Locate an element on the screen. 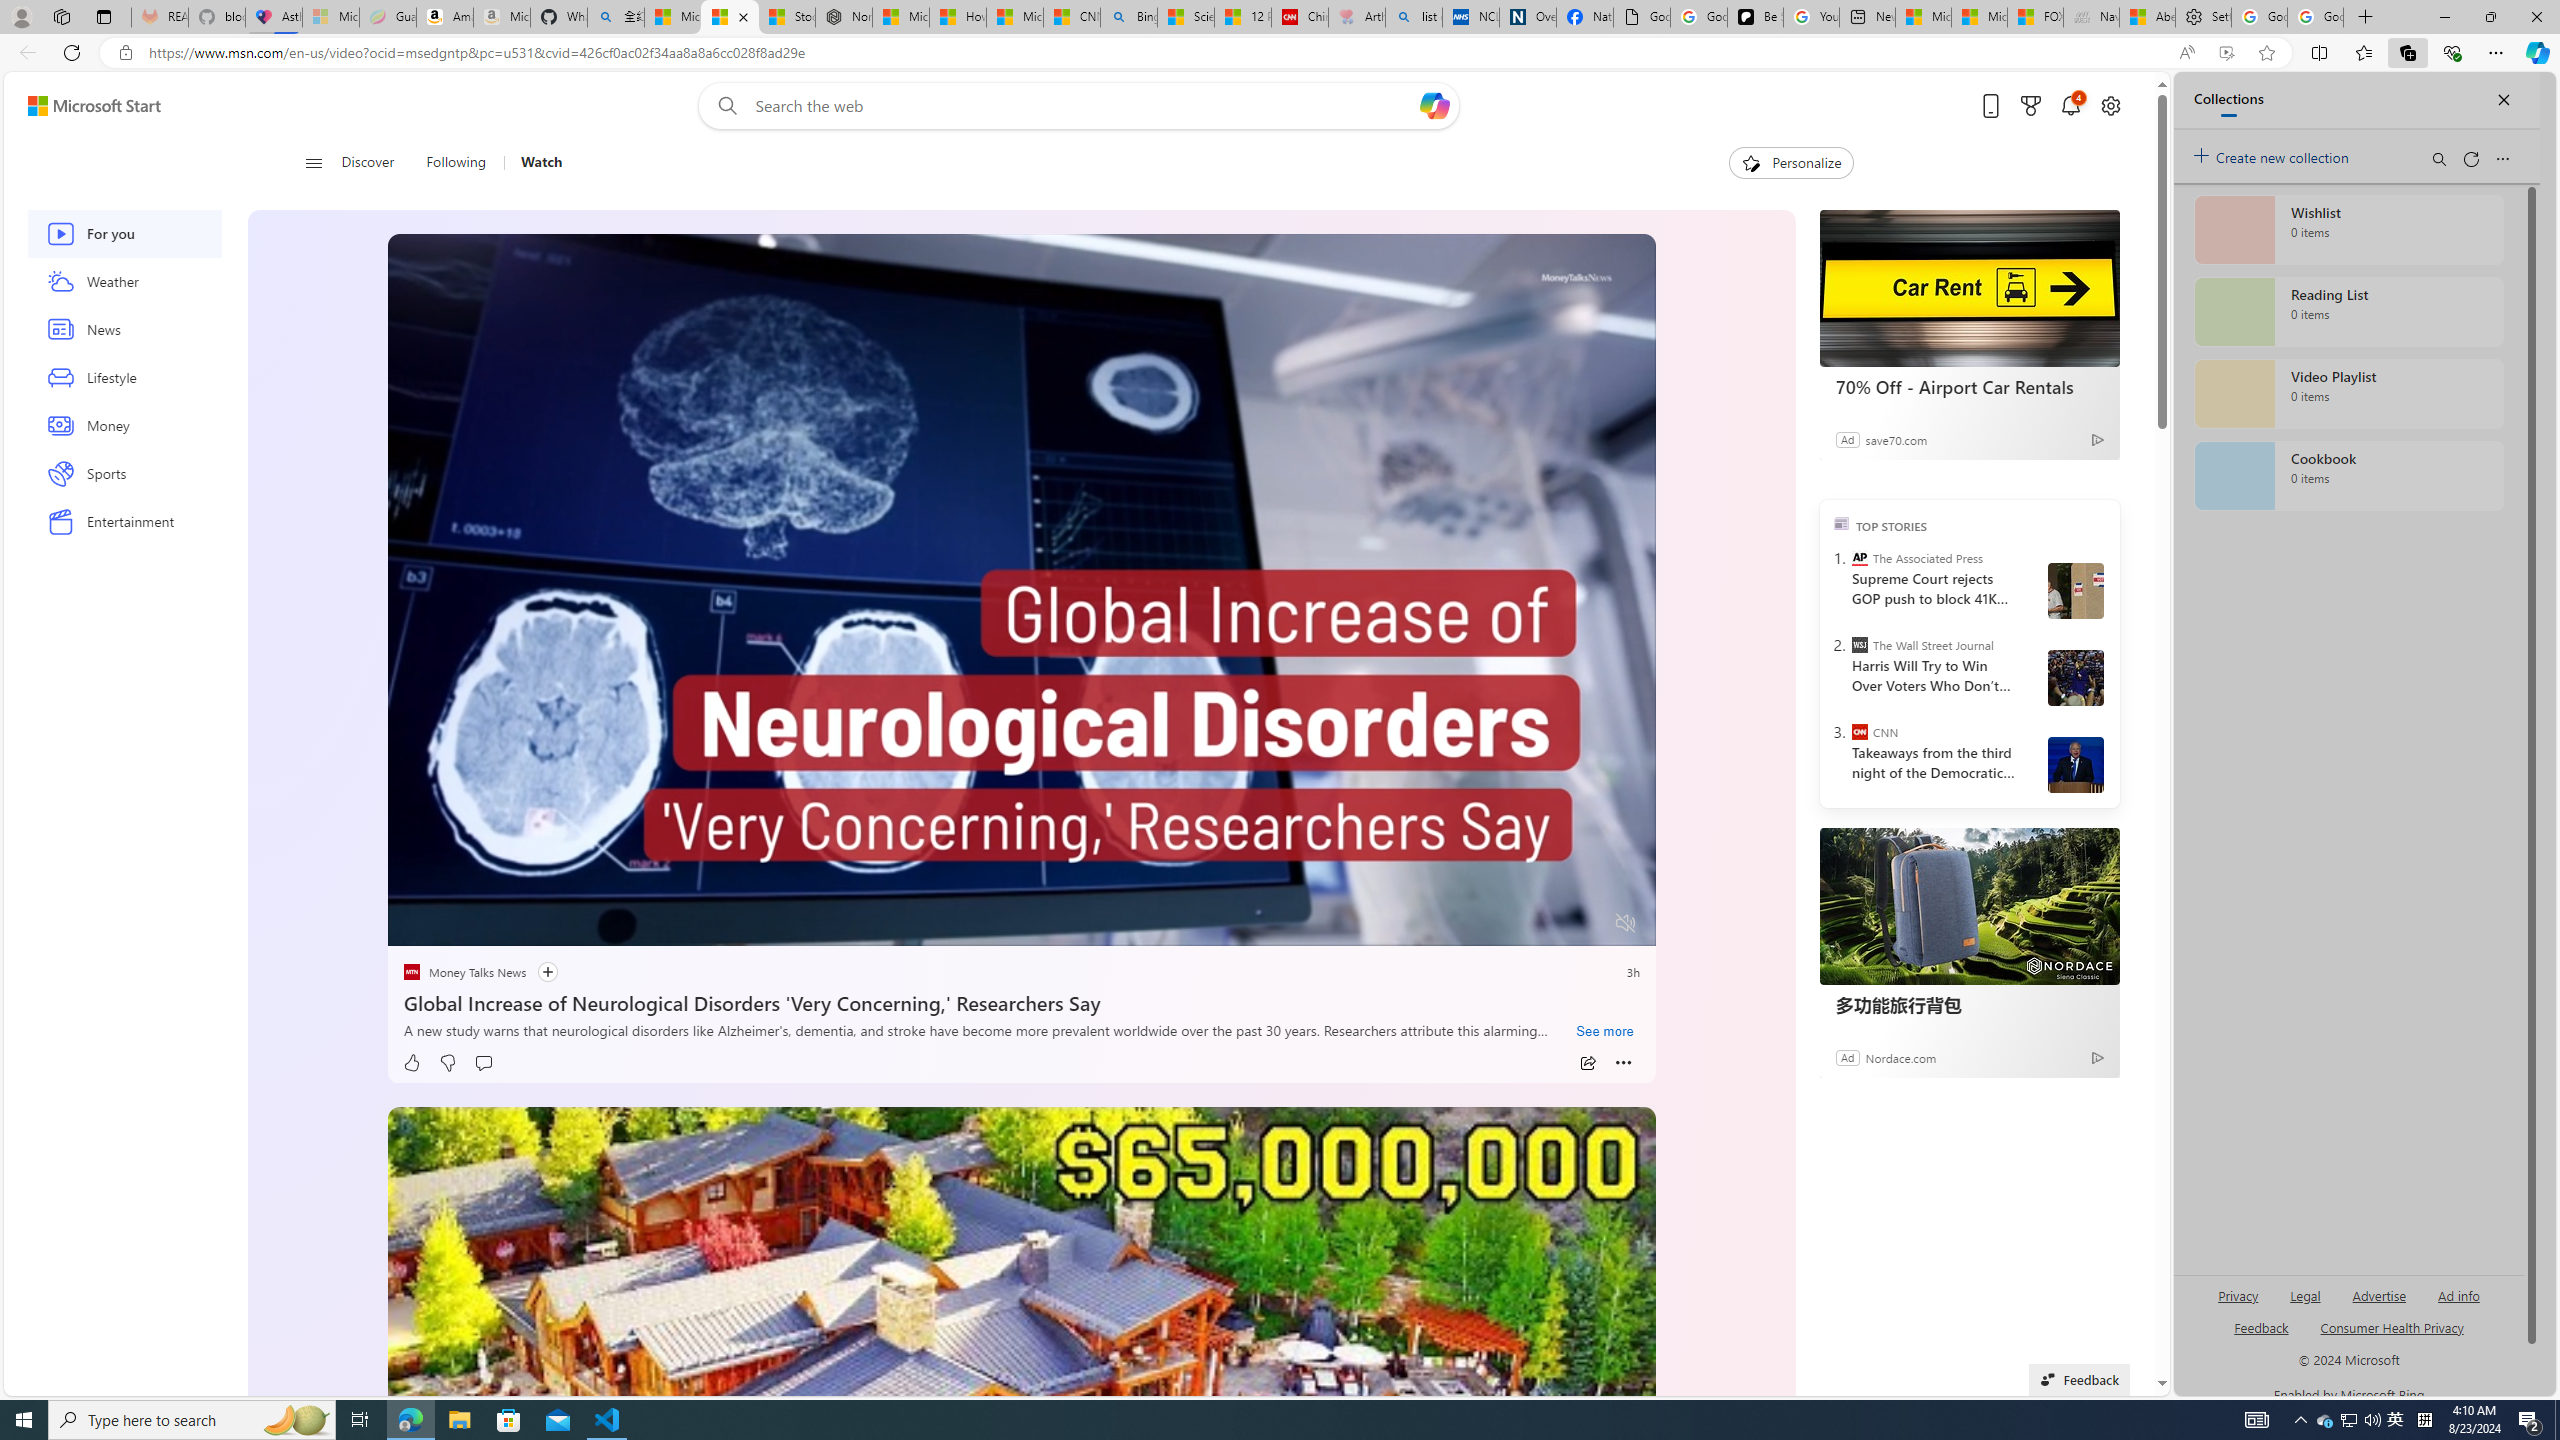 The image size is (2560, 1440). 'Follow' is located at coordinates (537, 972).